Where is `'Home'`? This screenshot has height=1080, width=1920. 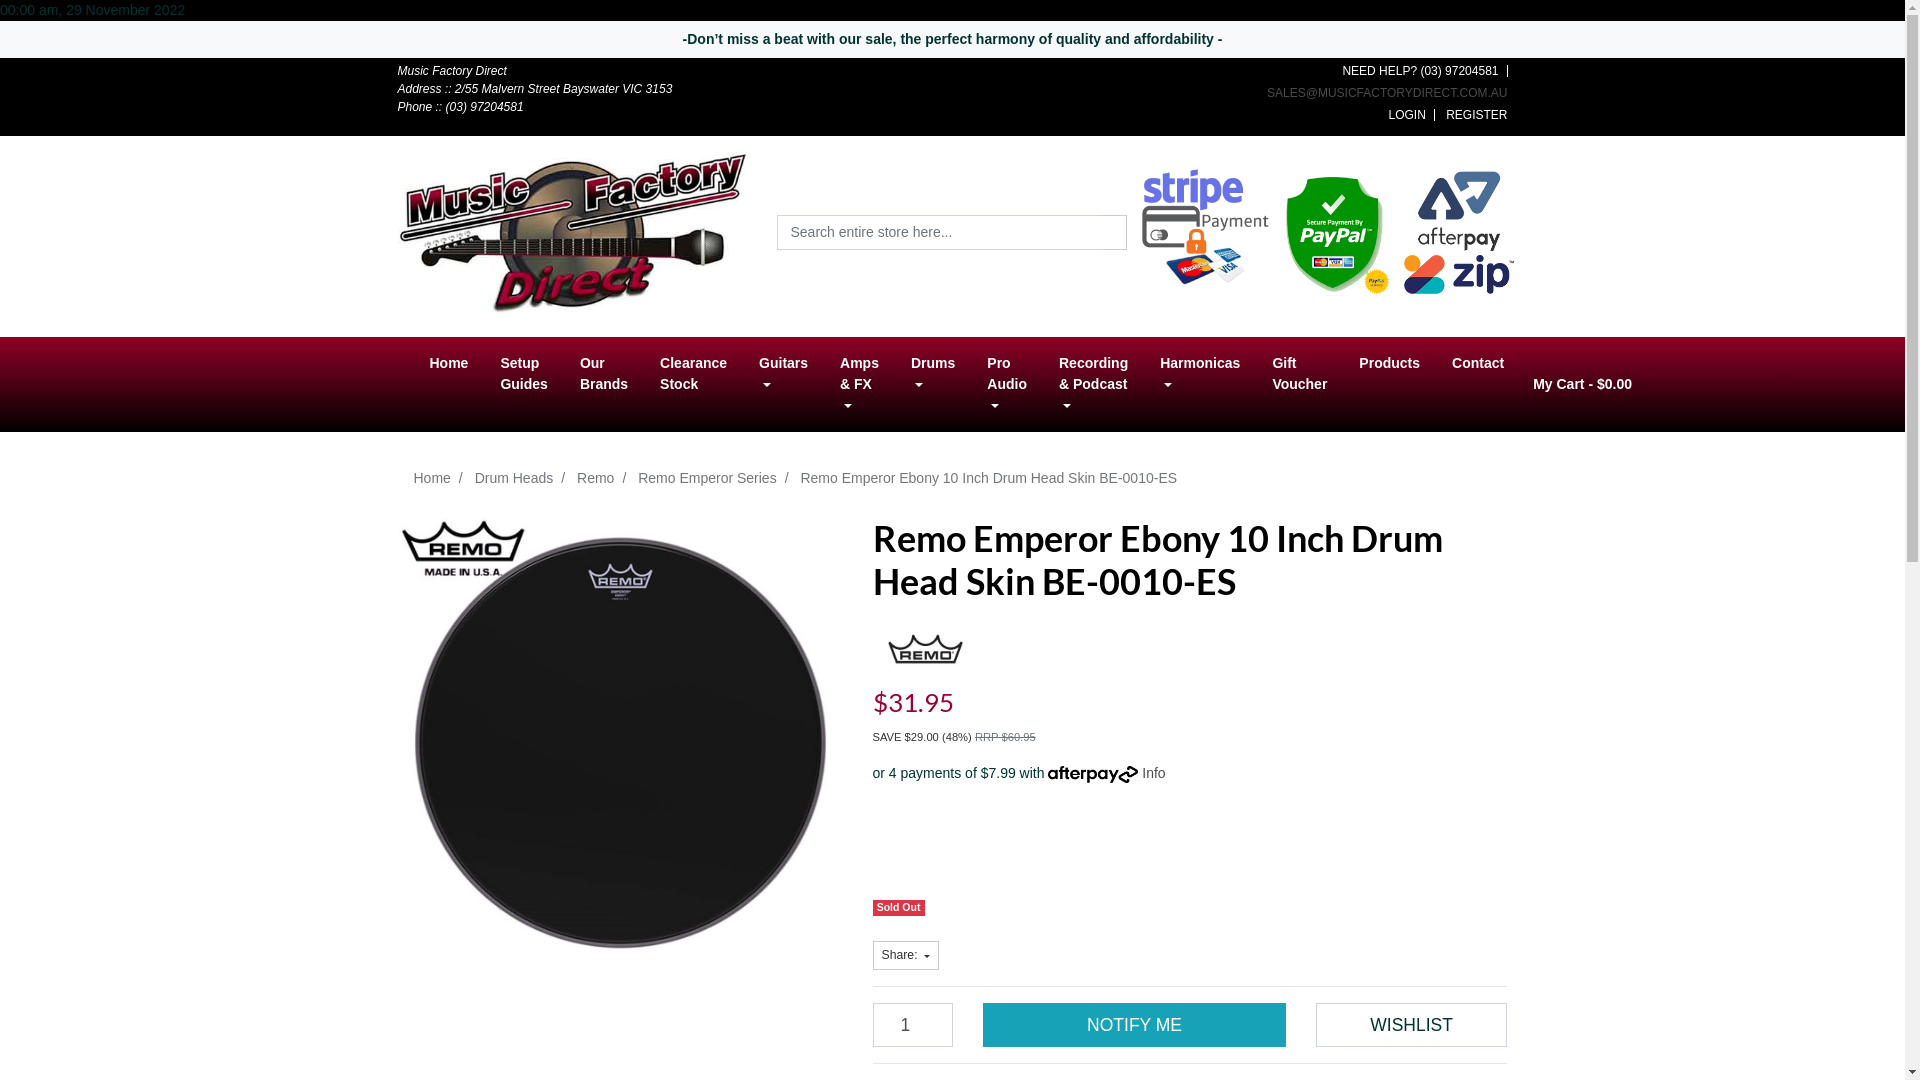 'Home' is located at coordinates (448, 363).